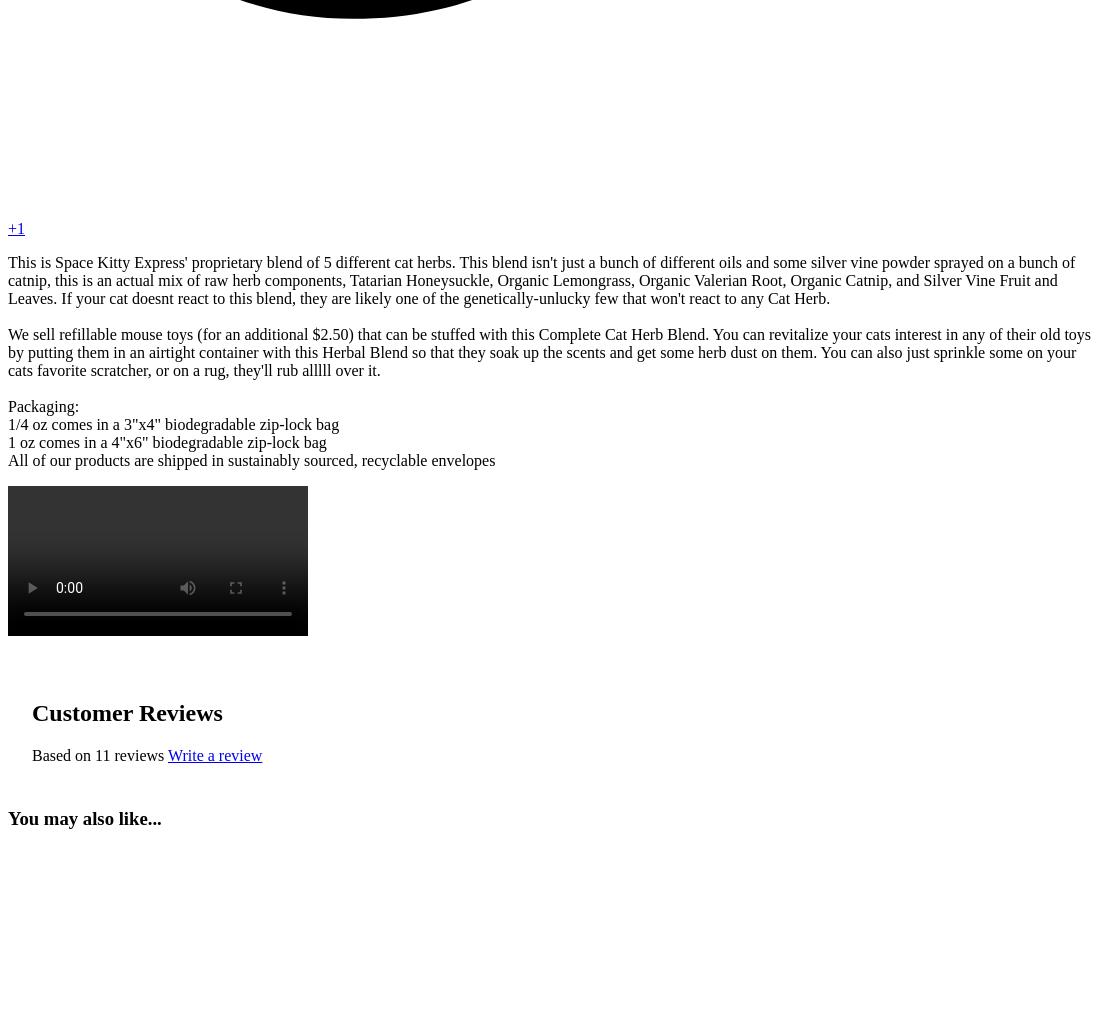 The width and height of the screenshot is (1112, 1023). I want to click on 'All of our products are shipped in sustainably sourced, recyclable envelopes', so click(250, 459).